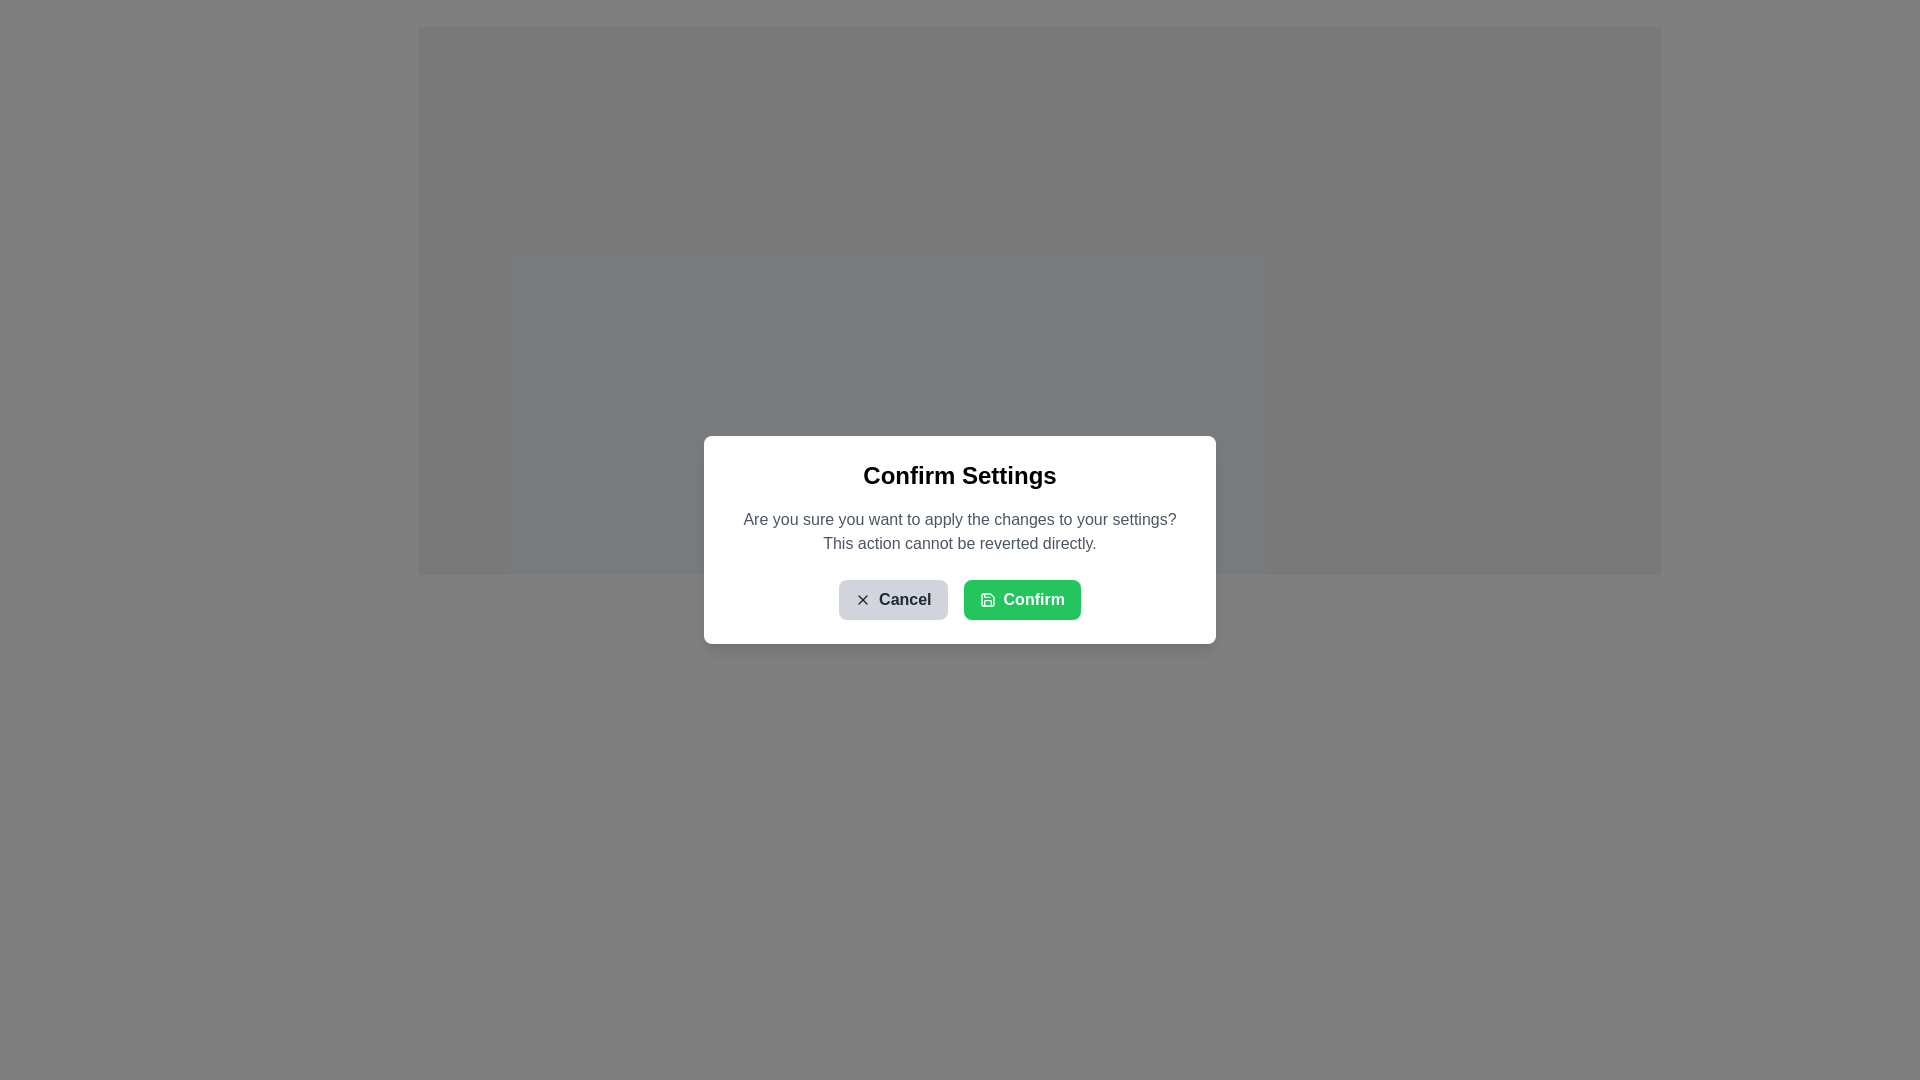 This screenshot has height=1080, width=1920. What do you see at coordinates (863, 599) in the screenshot?
I see `the 'Cancel' button which contains an 'X' shaped icon` at bounding box center [863, 599].